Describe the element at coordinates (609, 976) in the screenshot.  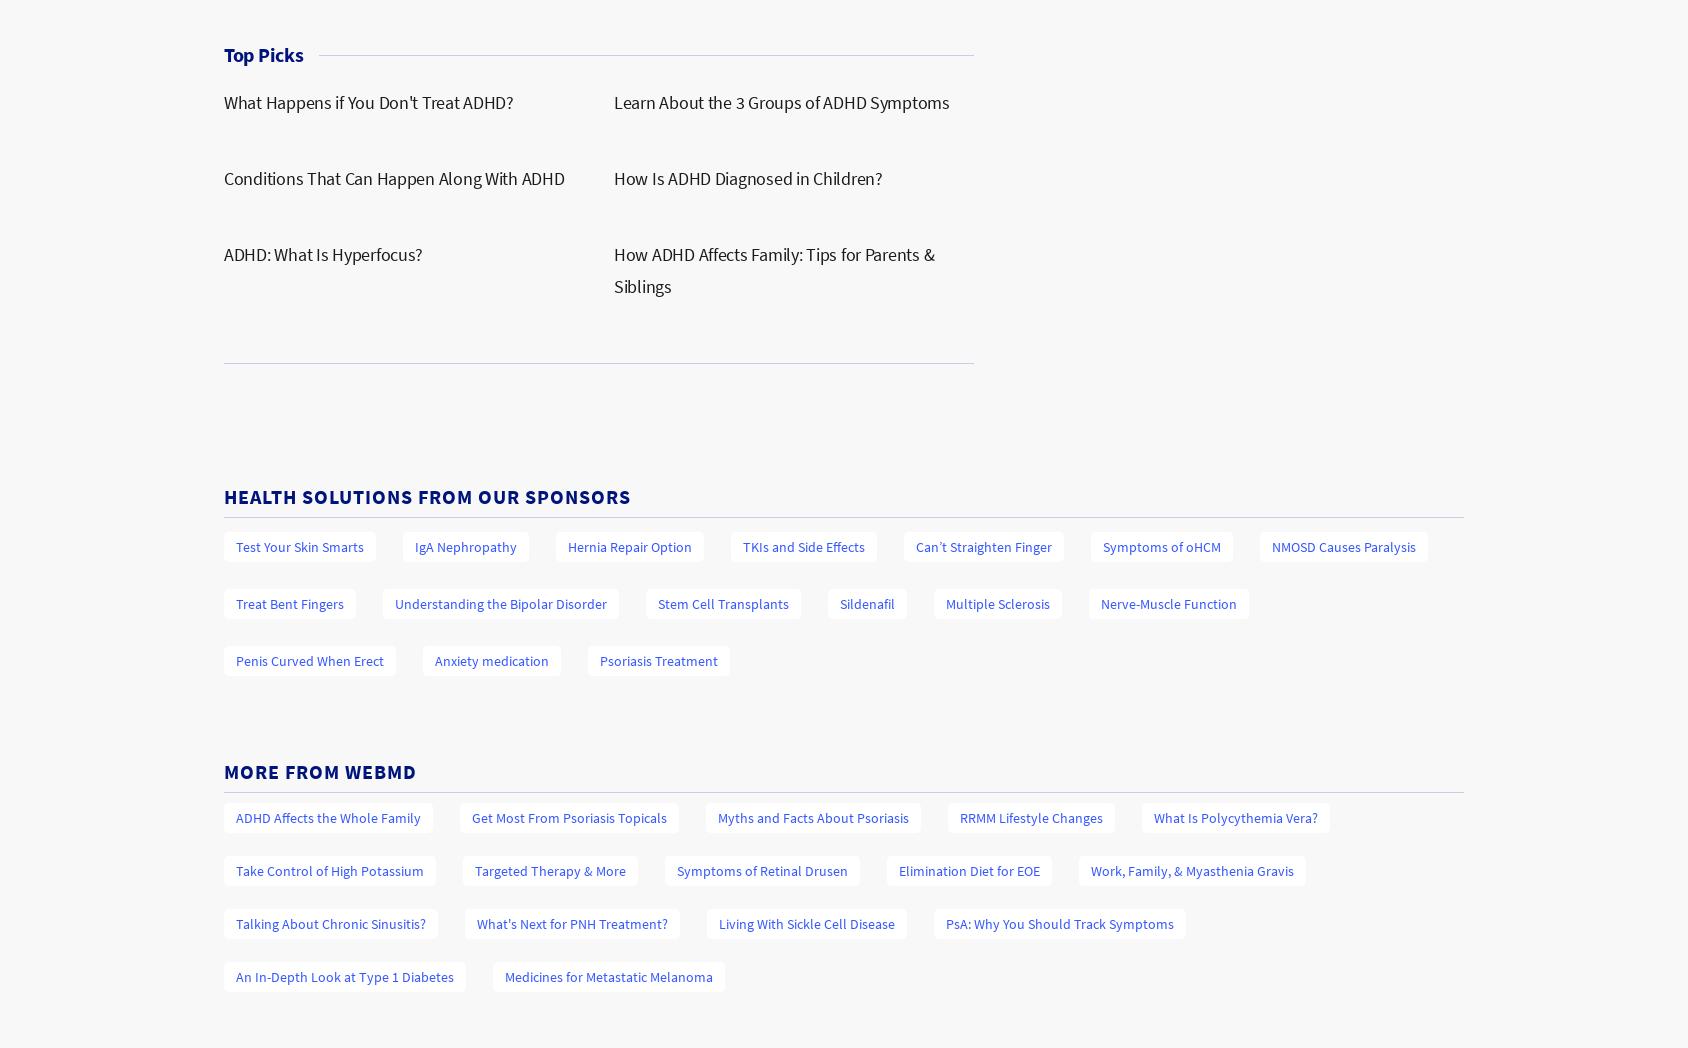
I see `'Medicines for Metastatic Melanoma'` at that location.